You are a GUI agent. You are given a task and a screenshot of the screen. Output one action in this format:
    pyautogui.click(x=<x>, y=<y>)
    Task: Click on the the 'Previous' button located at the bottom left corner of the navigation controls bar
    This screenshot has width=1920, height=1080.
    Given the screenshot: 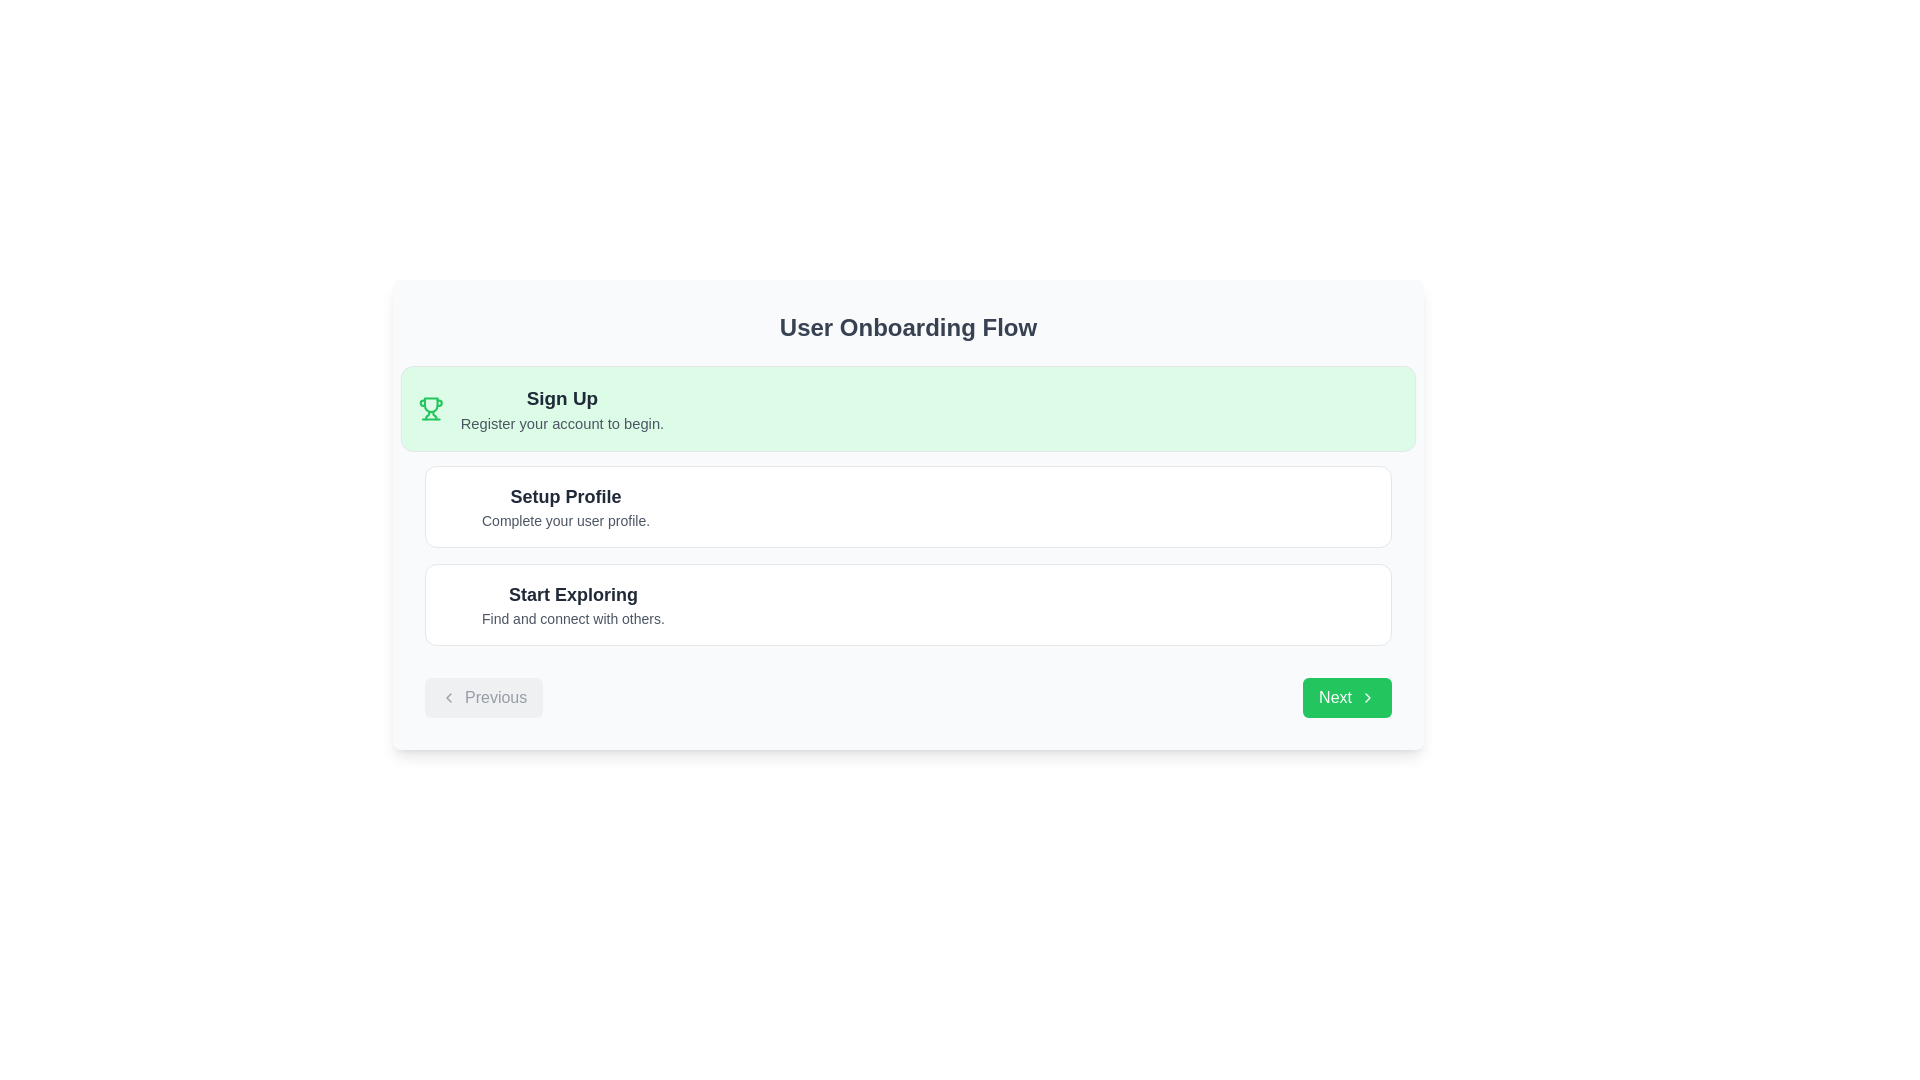 What is the action you would take?
    pyautogui.click(x=484, y=697)
    